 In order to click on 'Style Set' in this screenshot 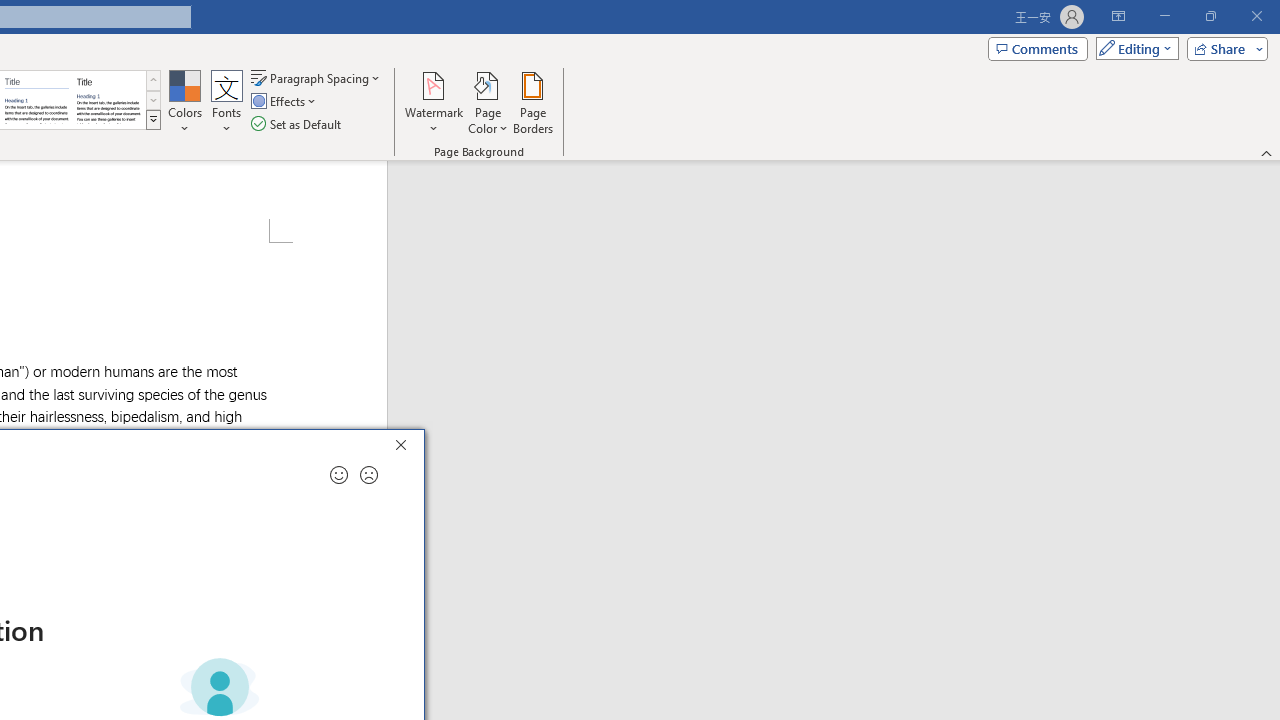, I will do `click(152, 120)`.